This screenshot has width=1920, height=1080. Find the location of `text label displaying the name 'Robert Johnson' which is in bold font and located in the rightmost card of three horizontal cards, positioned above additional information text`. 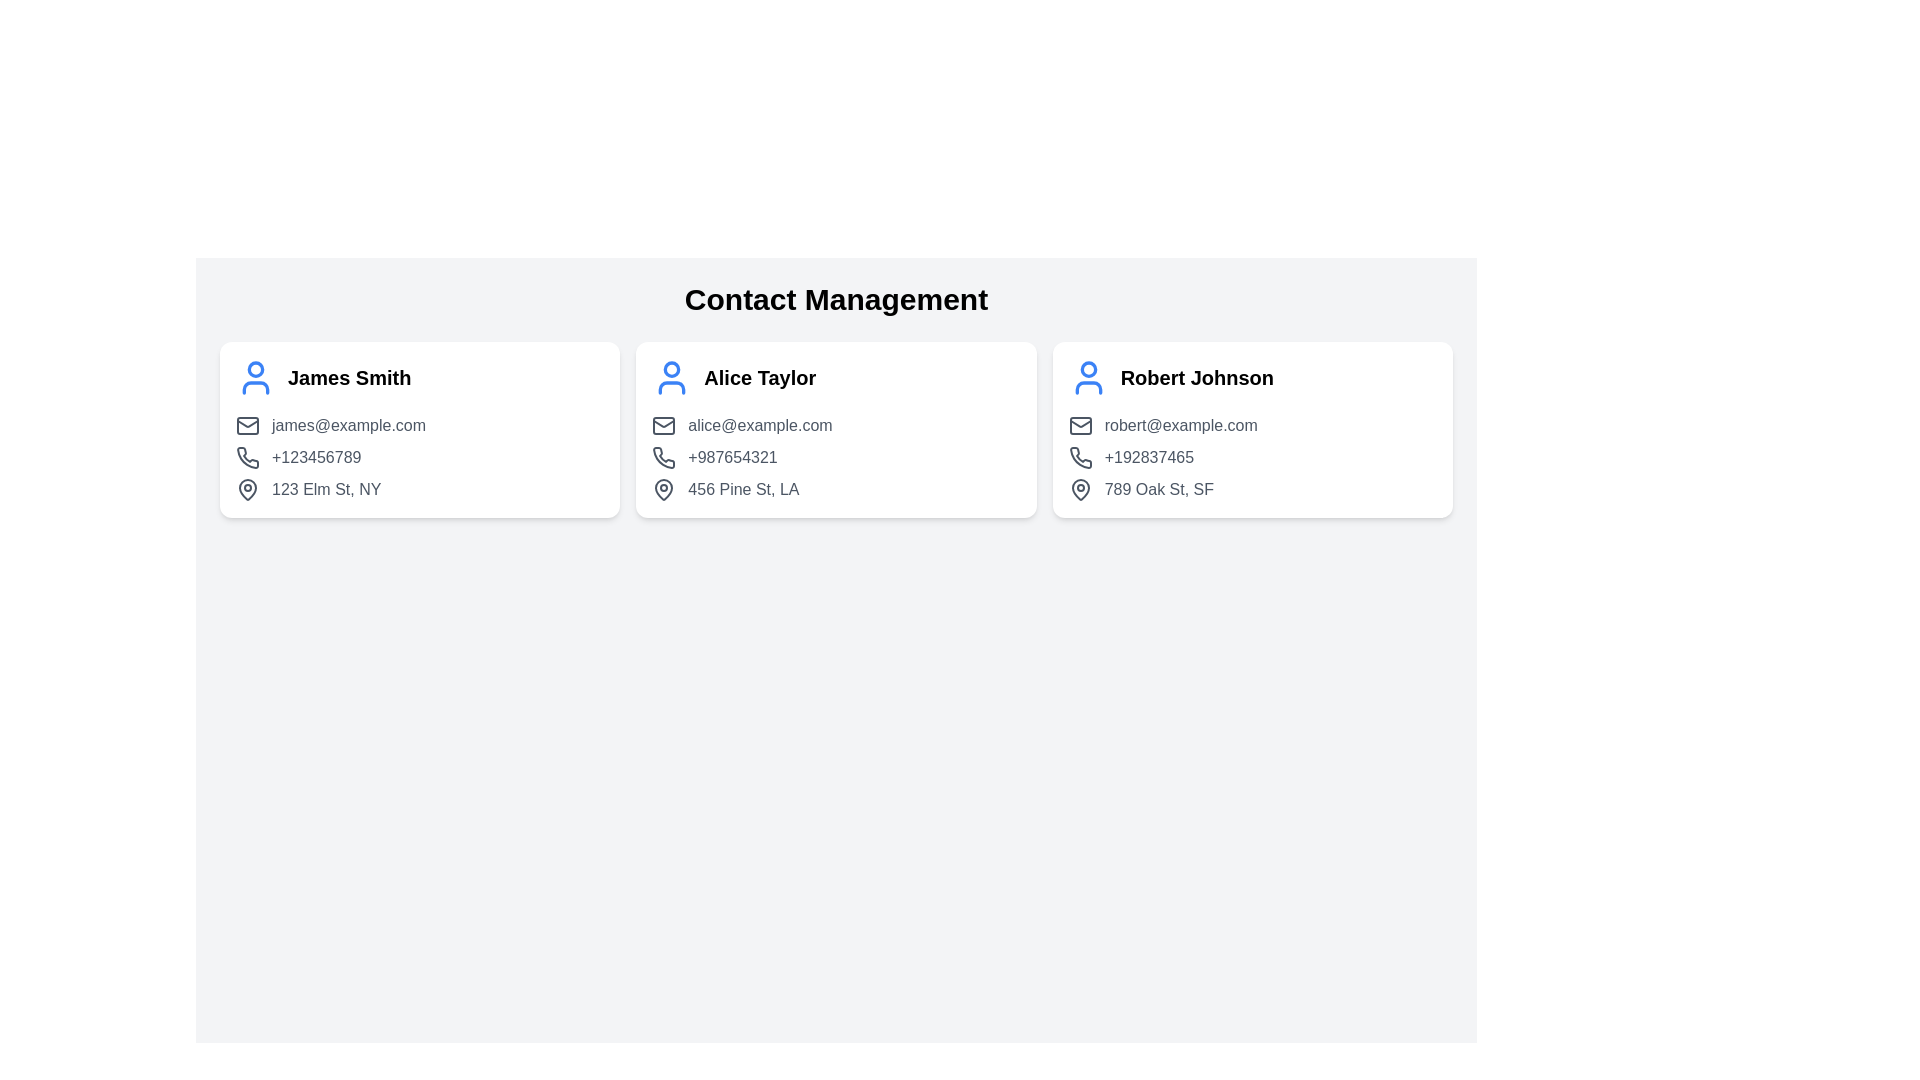

text label displaying the name 'Robert Johnson' which is in bold font and located in the rightmost card of three horizontal cards, positioned above additional information text is located at coordinates (1197, 378).